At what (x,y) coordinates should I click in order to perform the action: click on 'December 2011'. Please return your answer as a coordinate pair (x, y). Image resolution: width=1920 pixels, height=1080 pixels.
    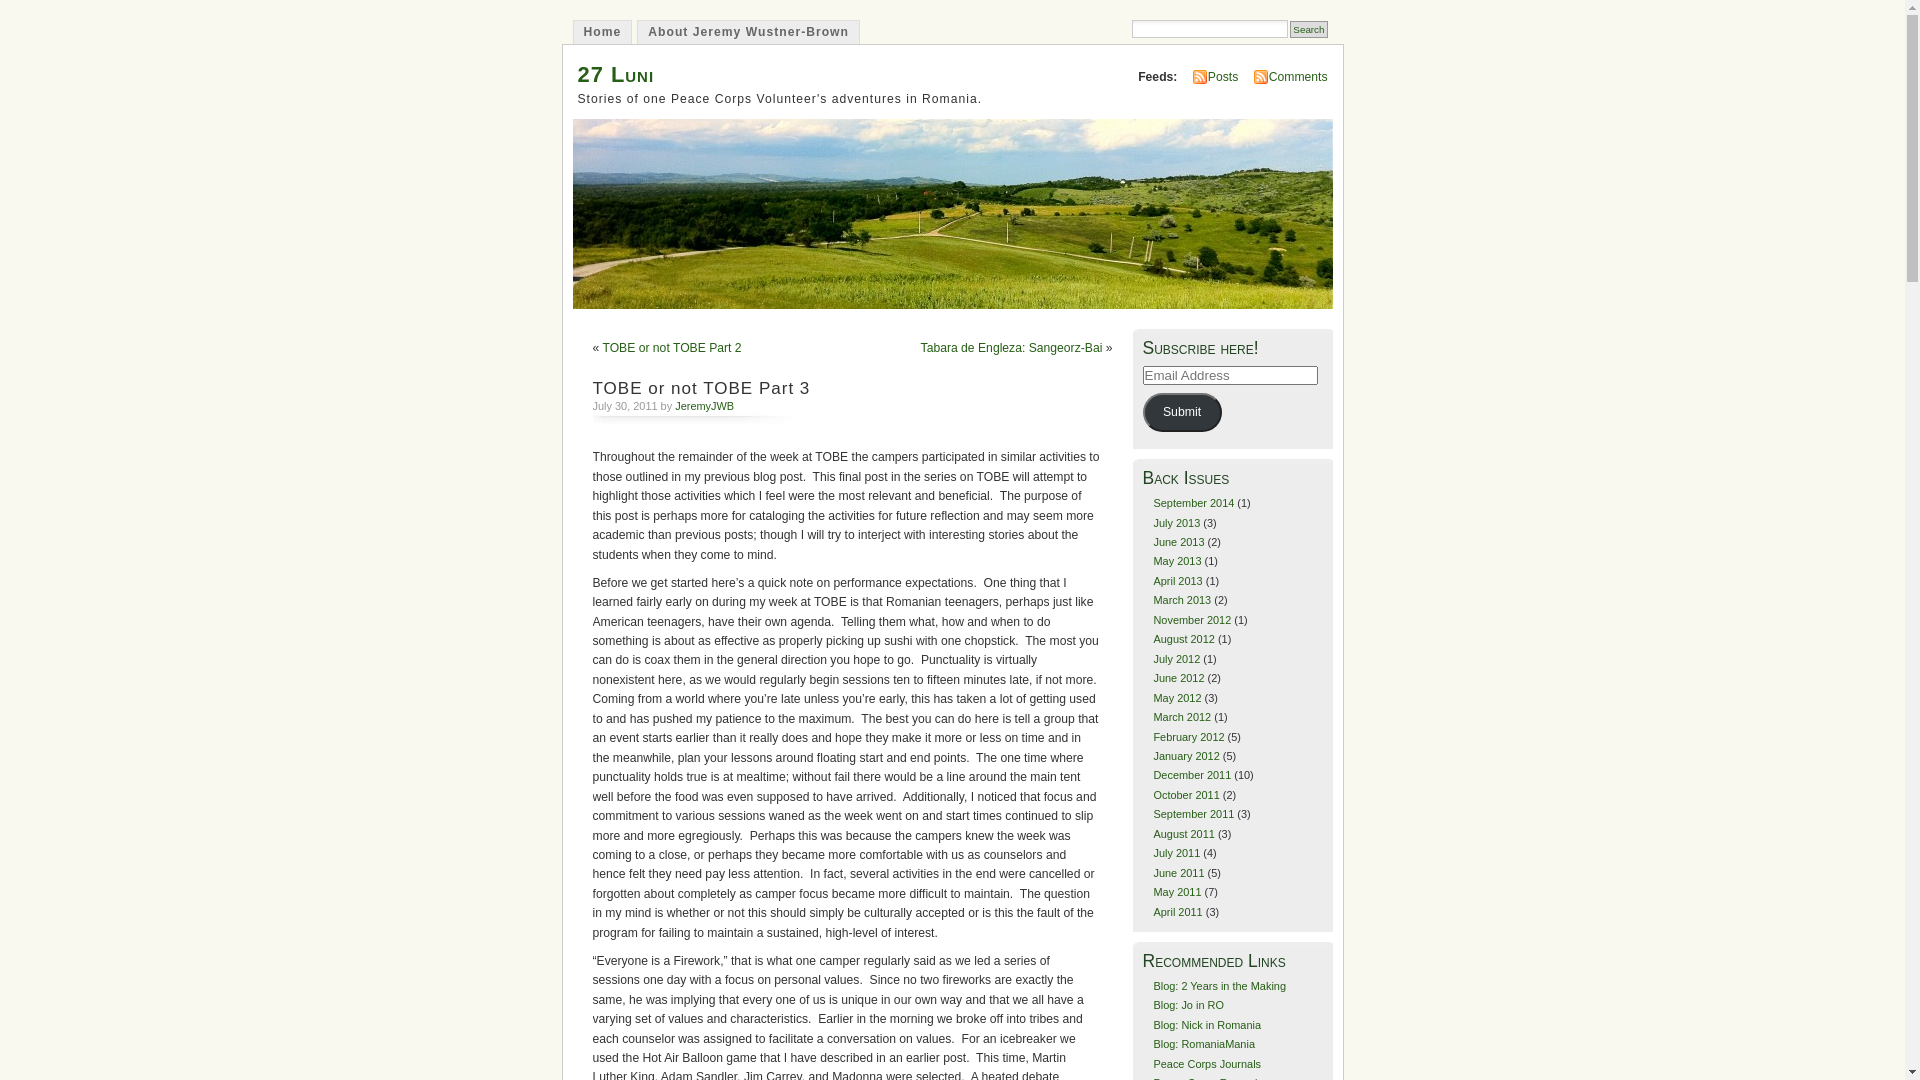
    Looking at the image, I should click on (1152, 774).